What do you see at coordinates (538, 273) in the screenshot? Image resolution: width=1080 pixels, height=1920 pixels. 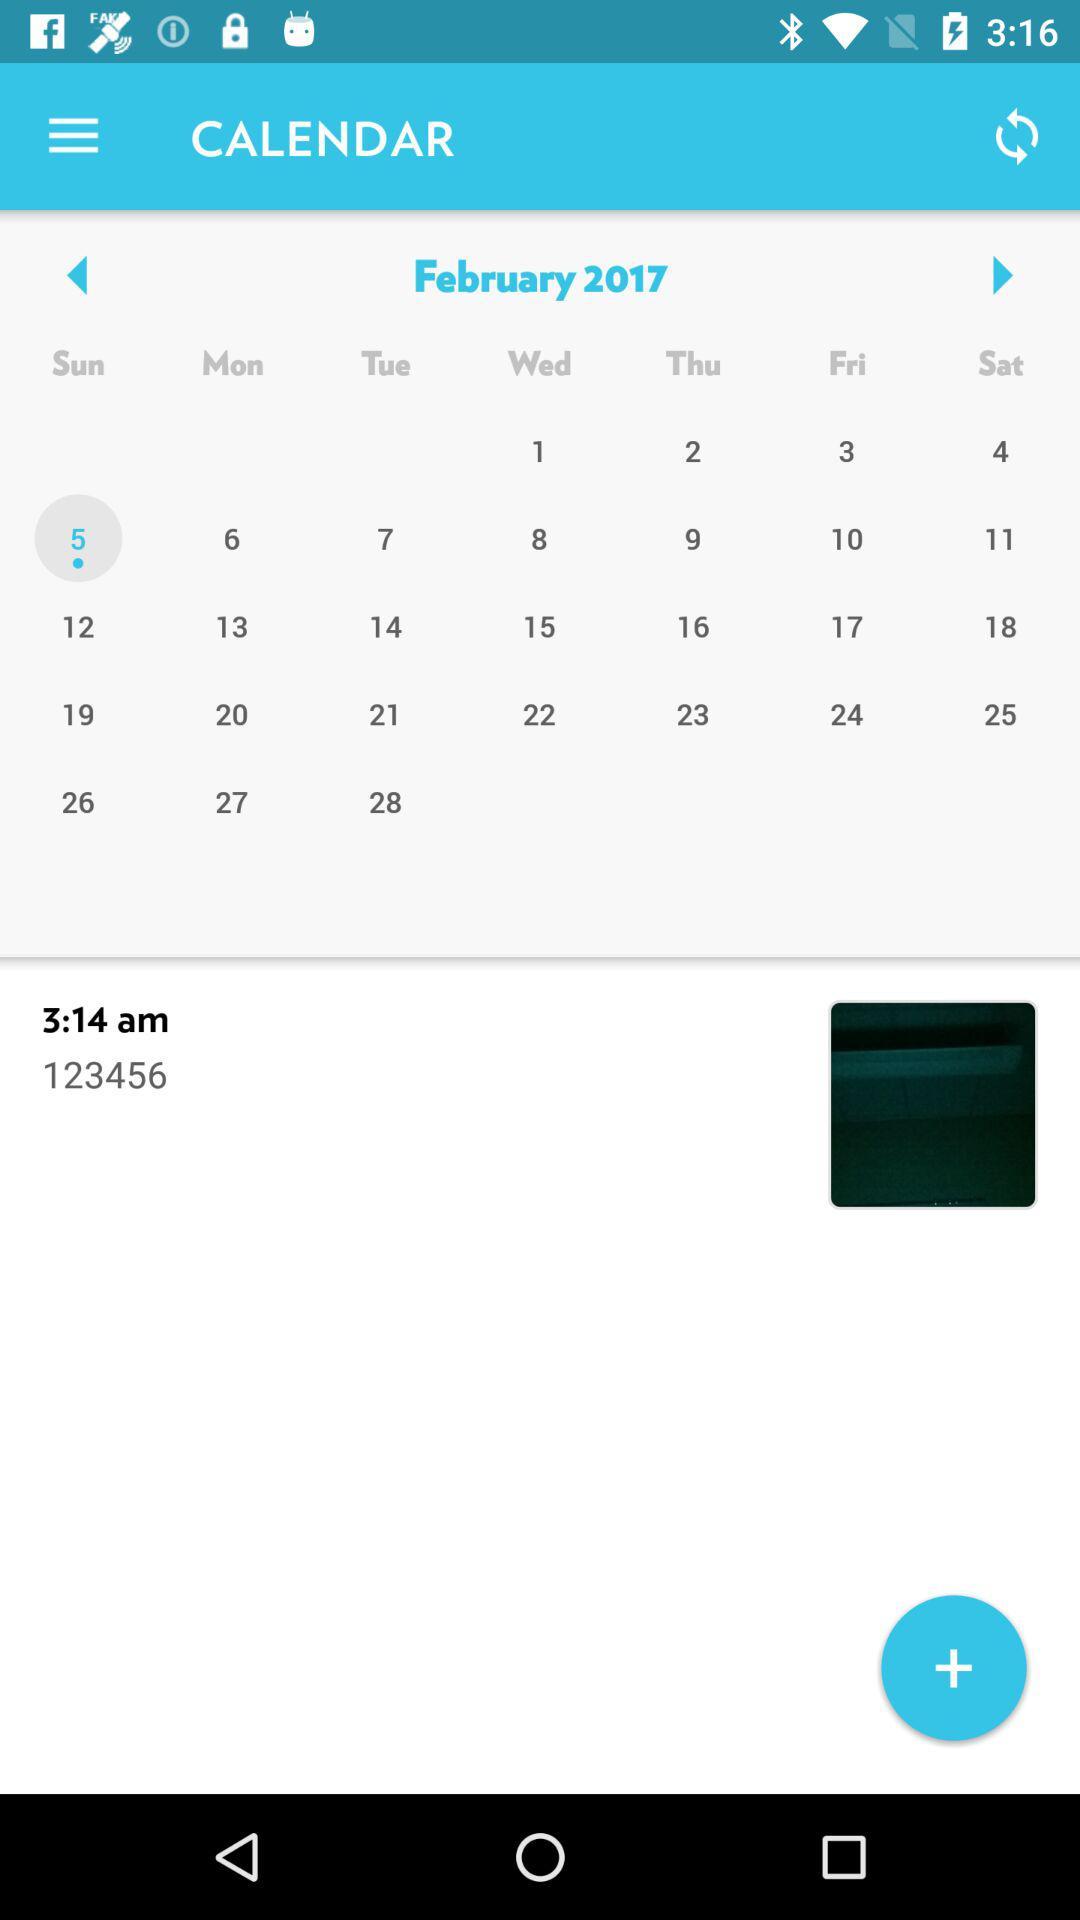 I see `the february 2017 item` at bounding box center [538, 273].